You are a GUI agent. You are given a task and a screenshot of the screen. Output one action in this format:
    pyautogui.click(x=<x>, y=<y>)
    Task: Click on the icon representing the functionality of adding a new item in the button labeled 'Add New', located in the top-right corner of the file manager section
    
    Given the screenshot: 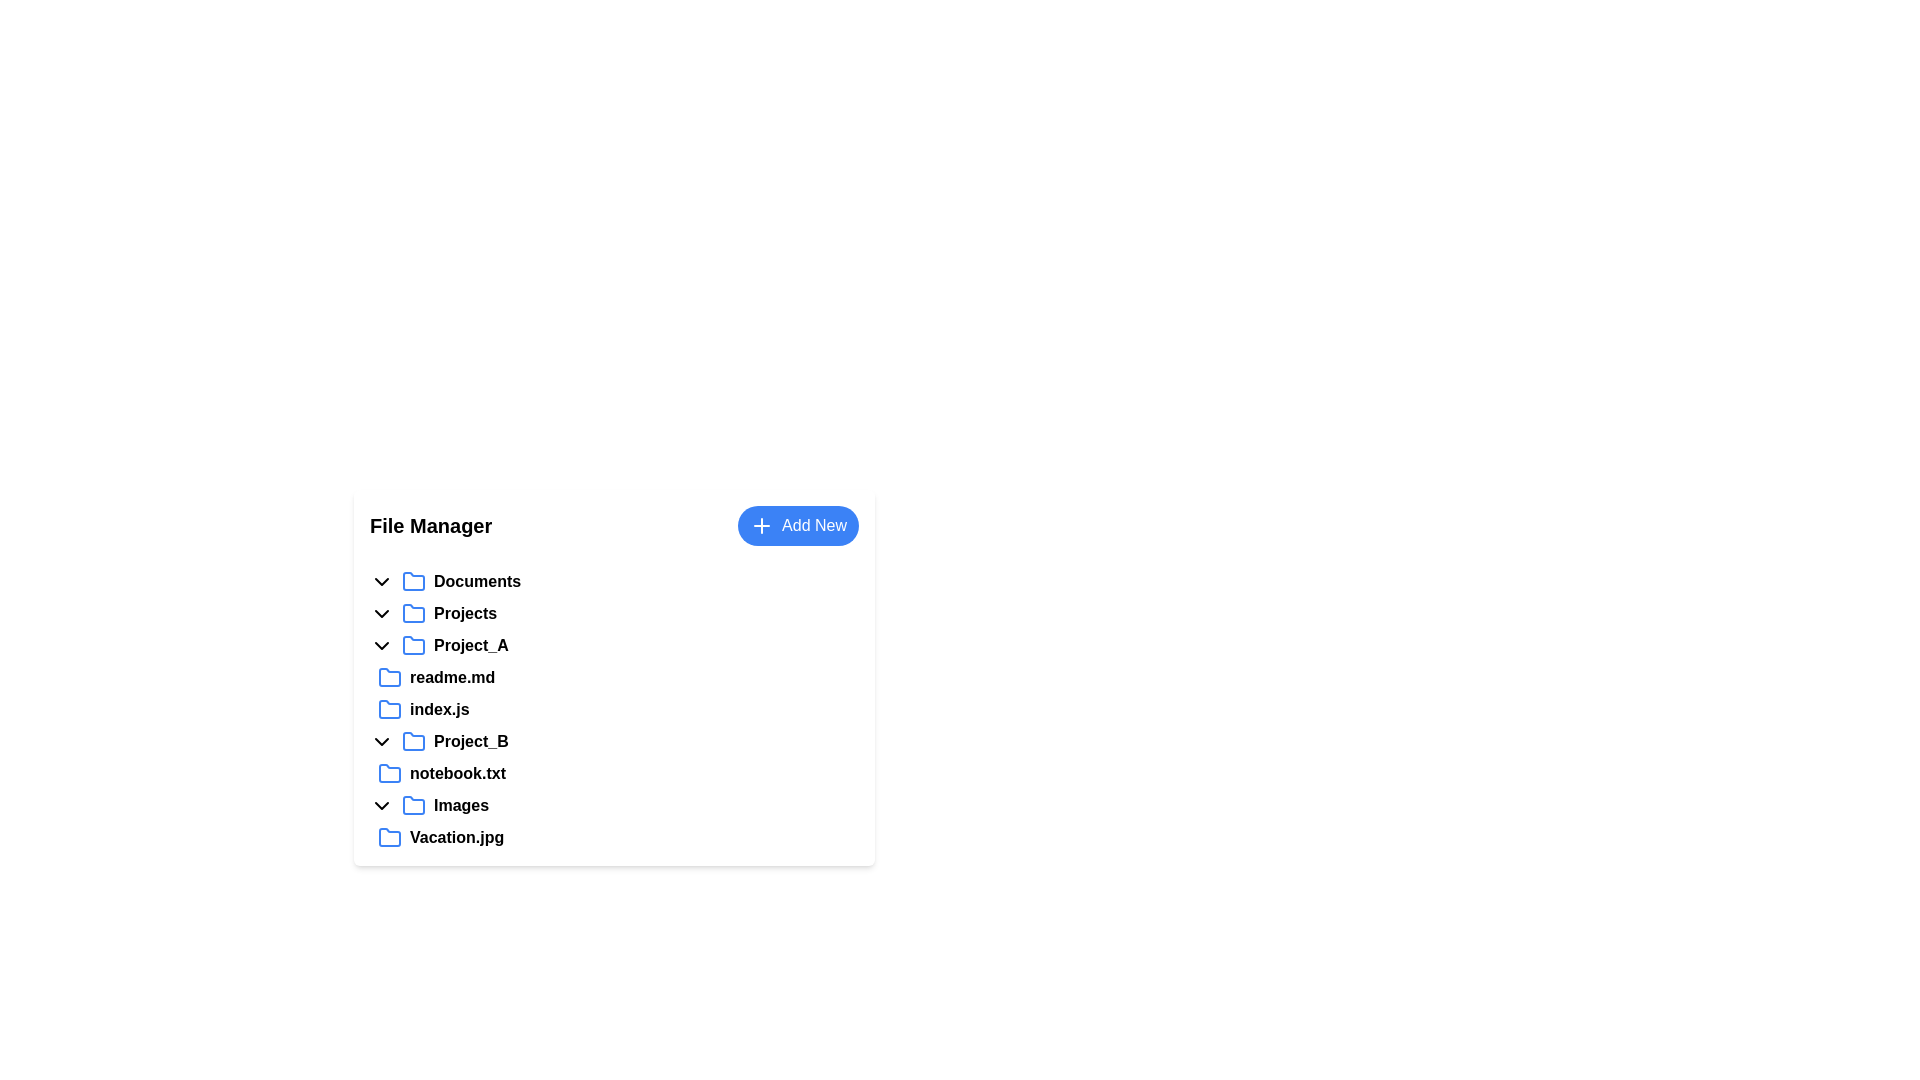 What is the action you would take?
    pyautogui.click(x=761, y=524)
    